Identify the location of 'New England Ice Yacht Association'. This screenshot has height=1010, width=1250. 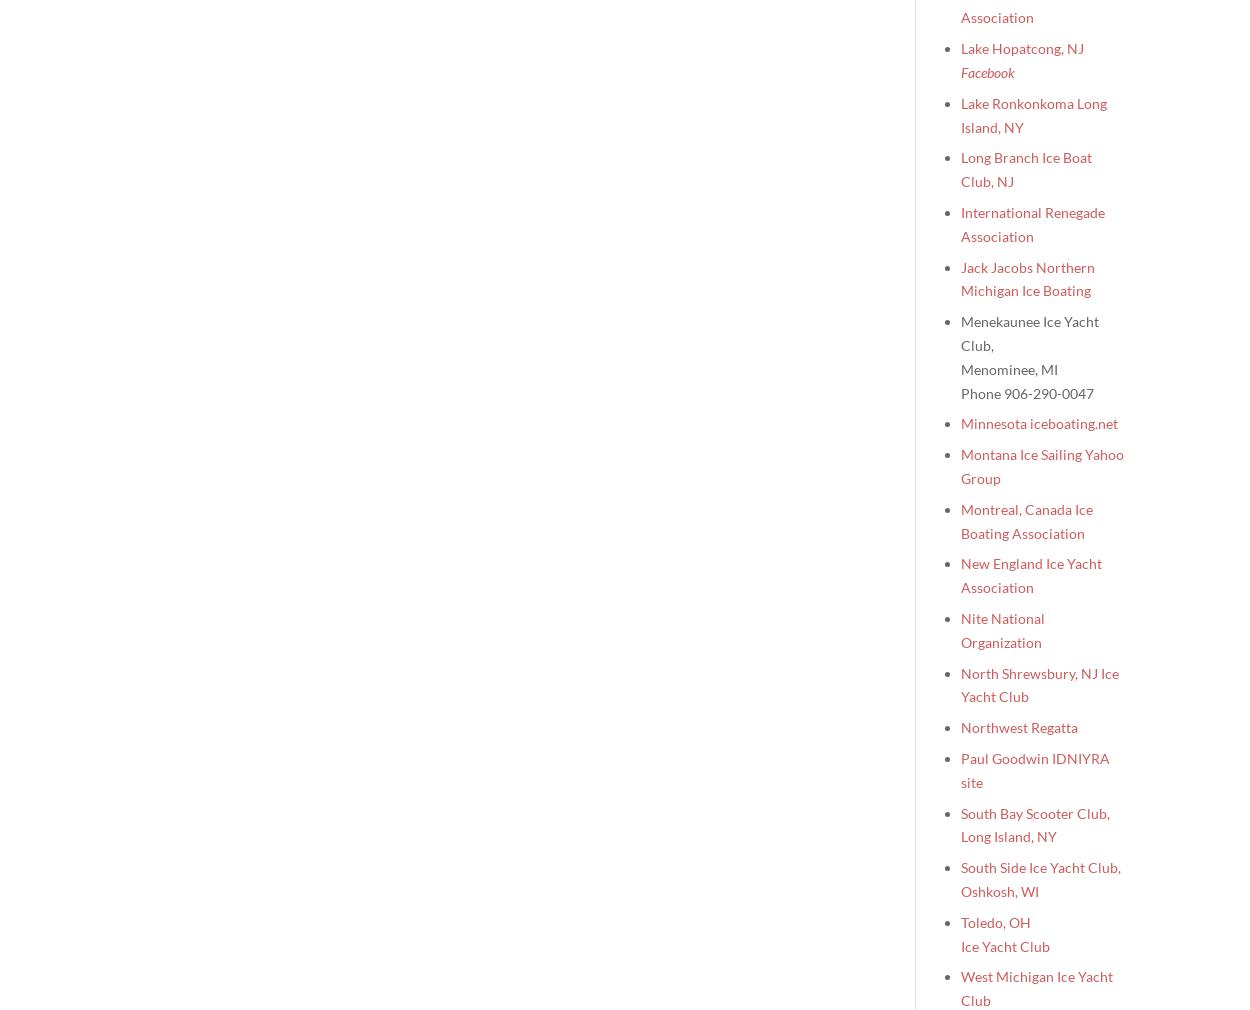
(1031, 574).